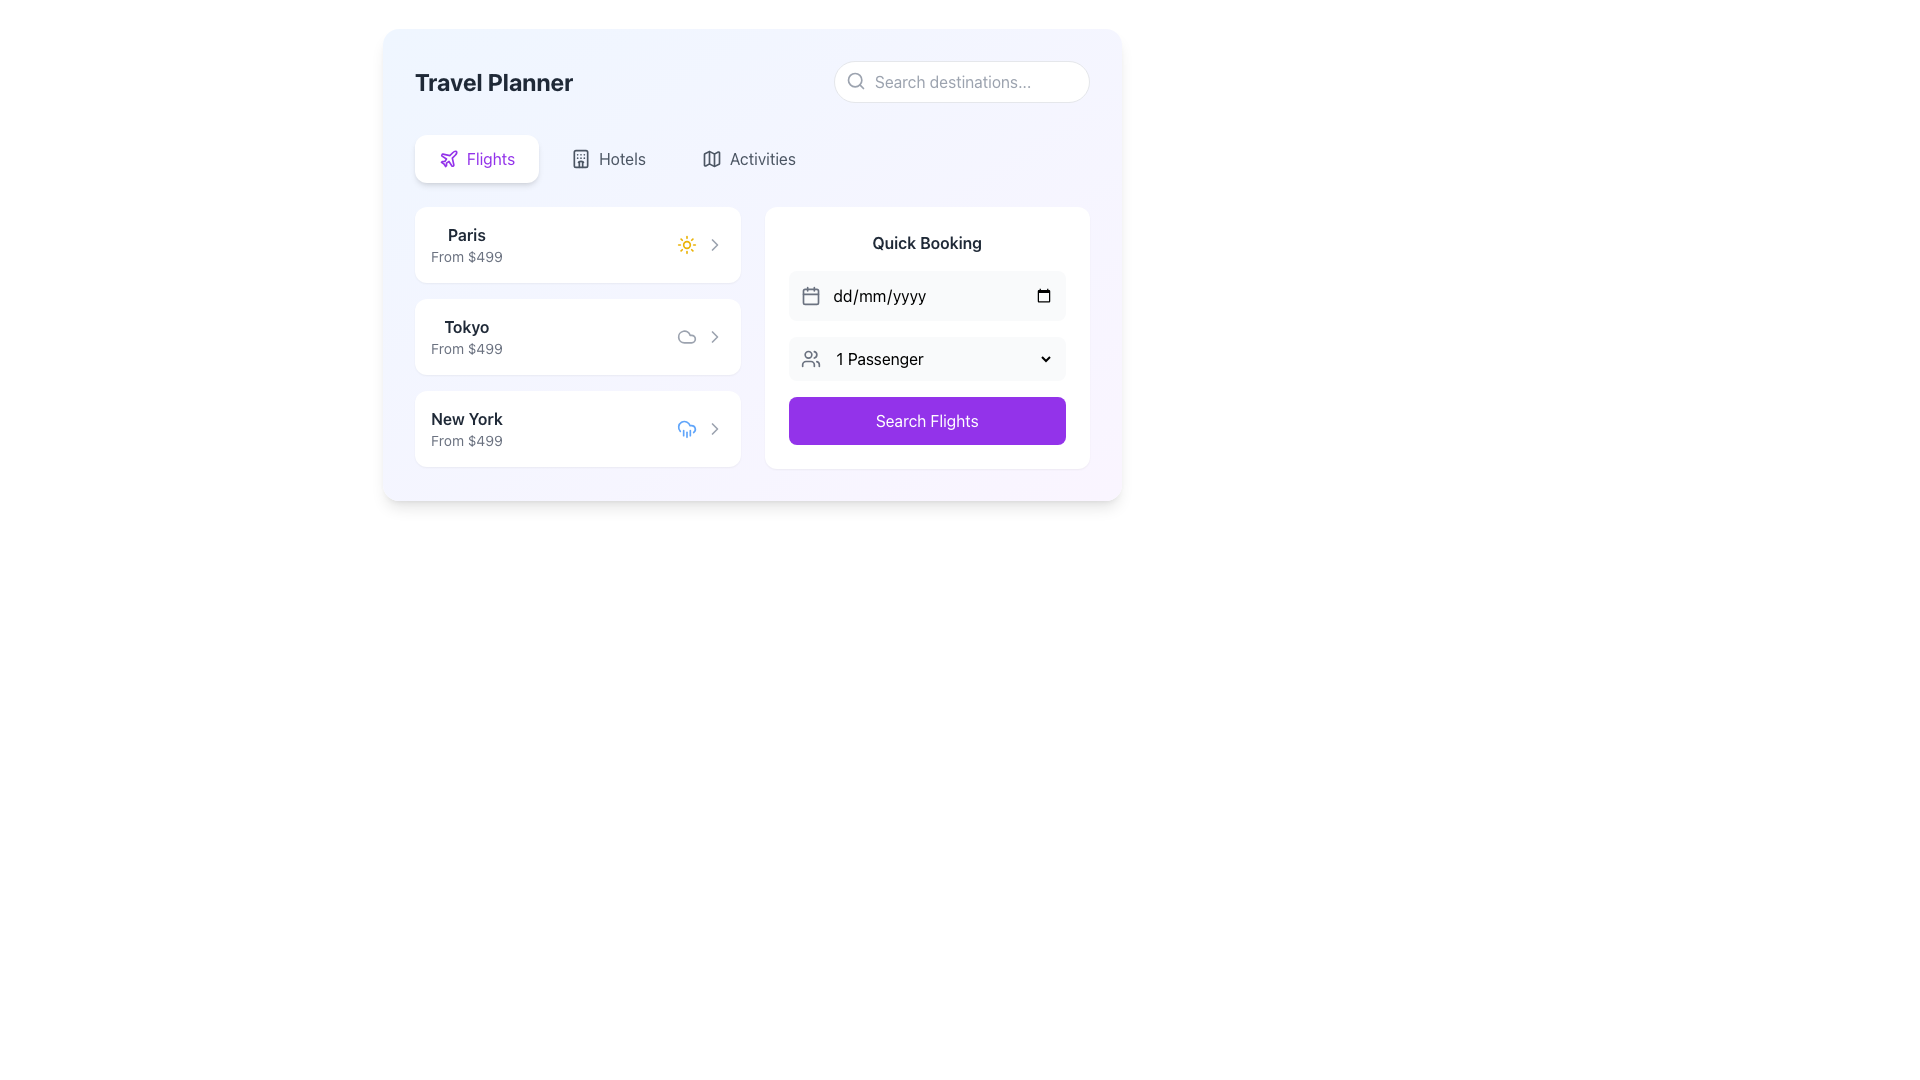 The height and width of the screenshot is (1080, 1920). I want to click on the text block displaying 'New York' in bold with the smaller text 'From $499' below it, located in the left card block of the application layout, so click(465, 427).